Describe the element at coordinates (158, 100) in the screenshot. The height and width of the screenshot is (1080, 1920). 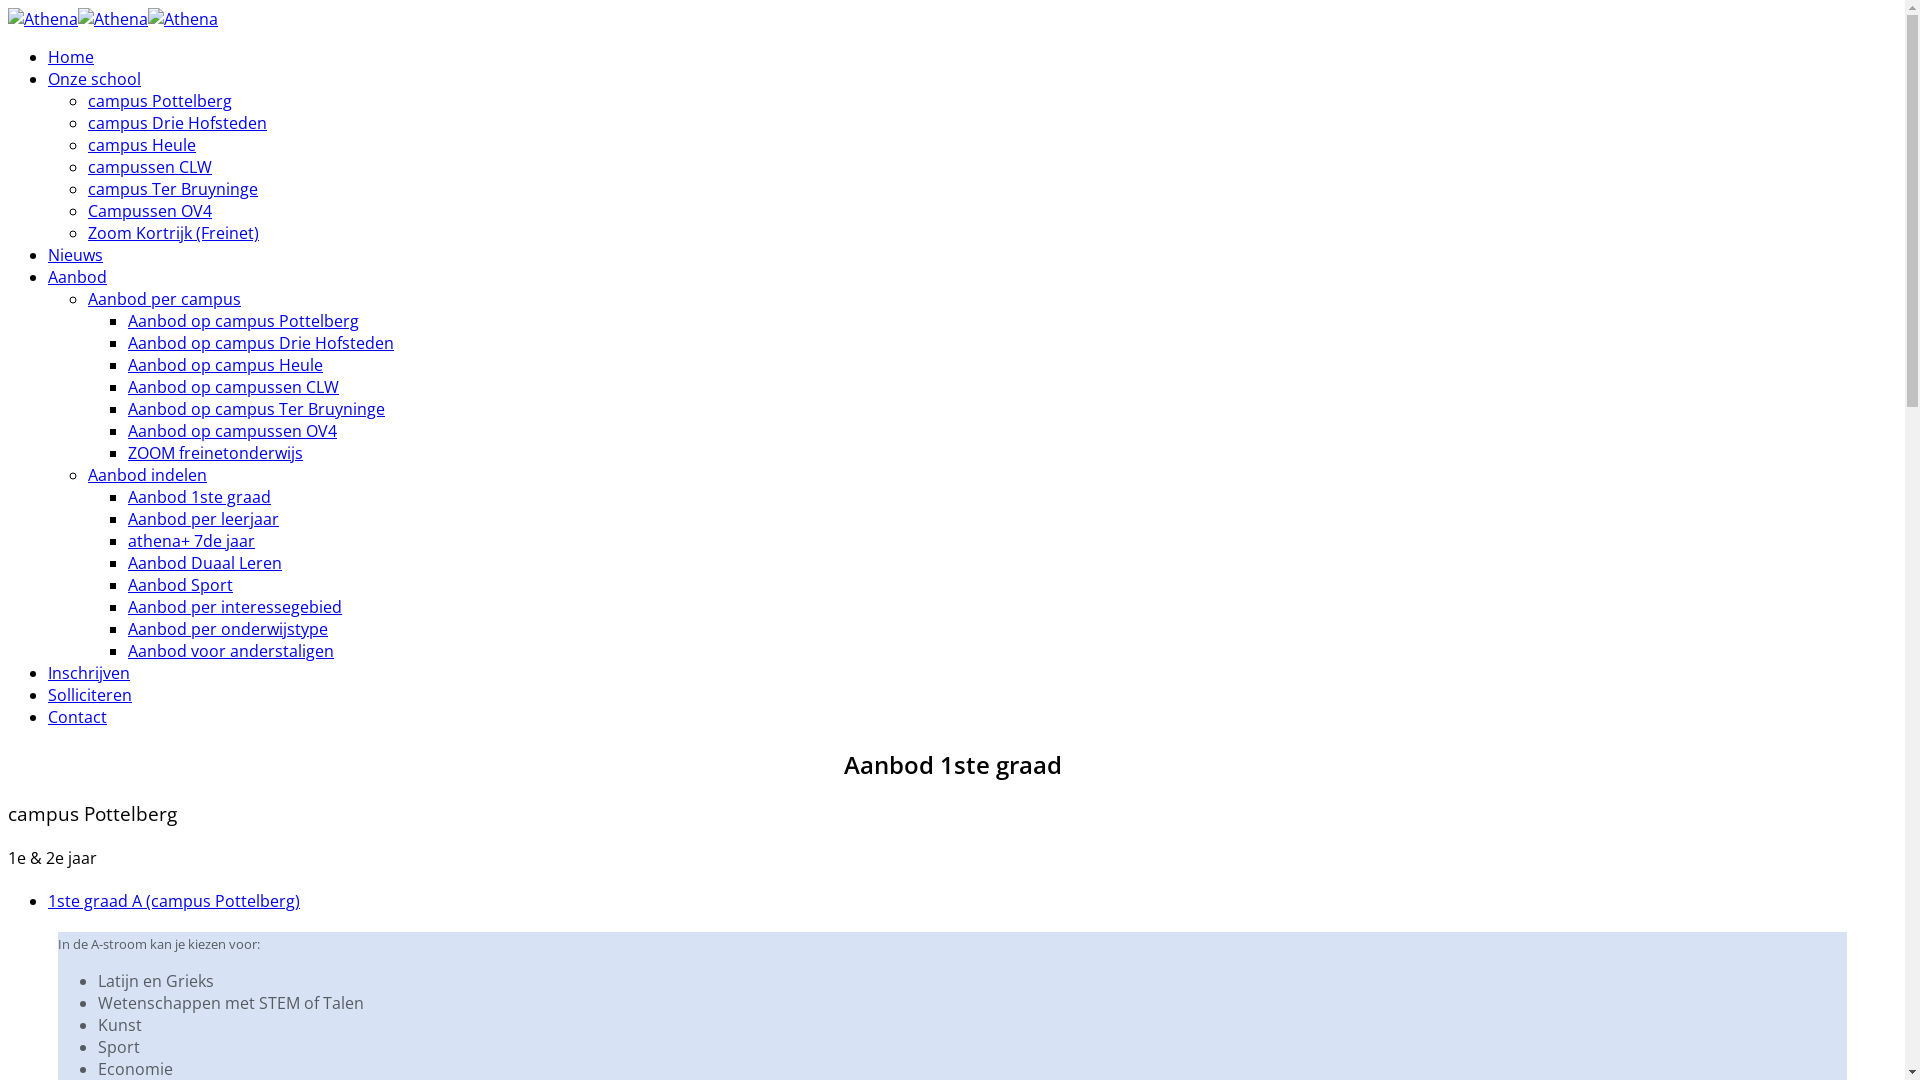
I see `'campus Pottelberg'` at that location.